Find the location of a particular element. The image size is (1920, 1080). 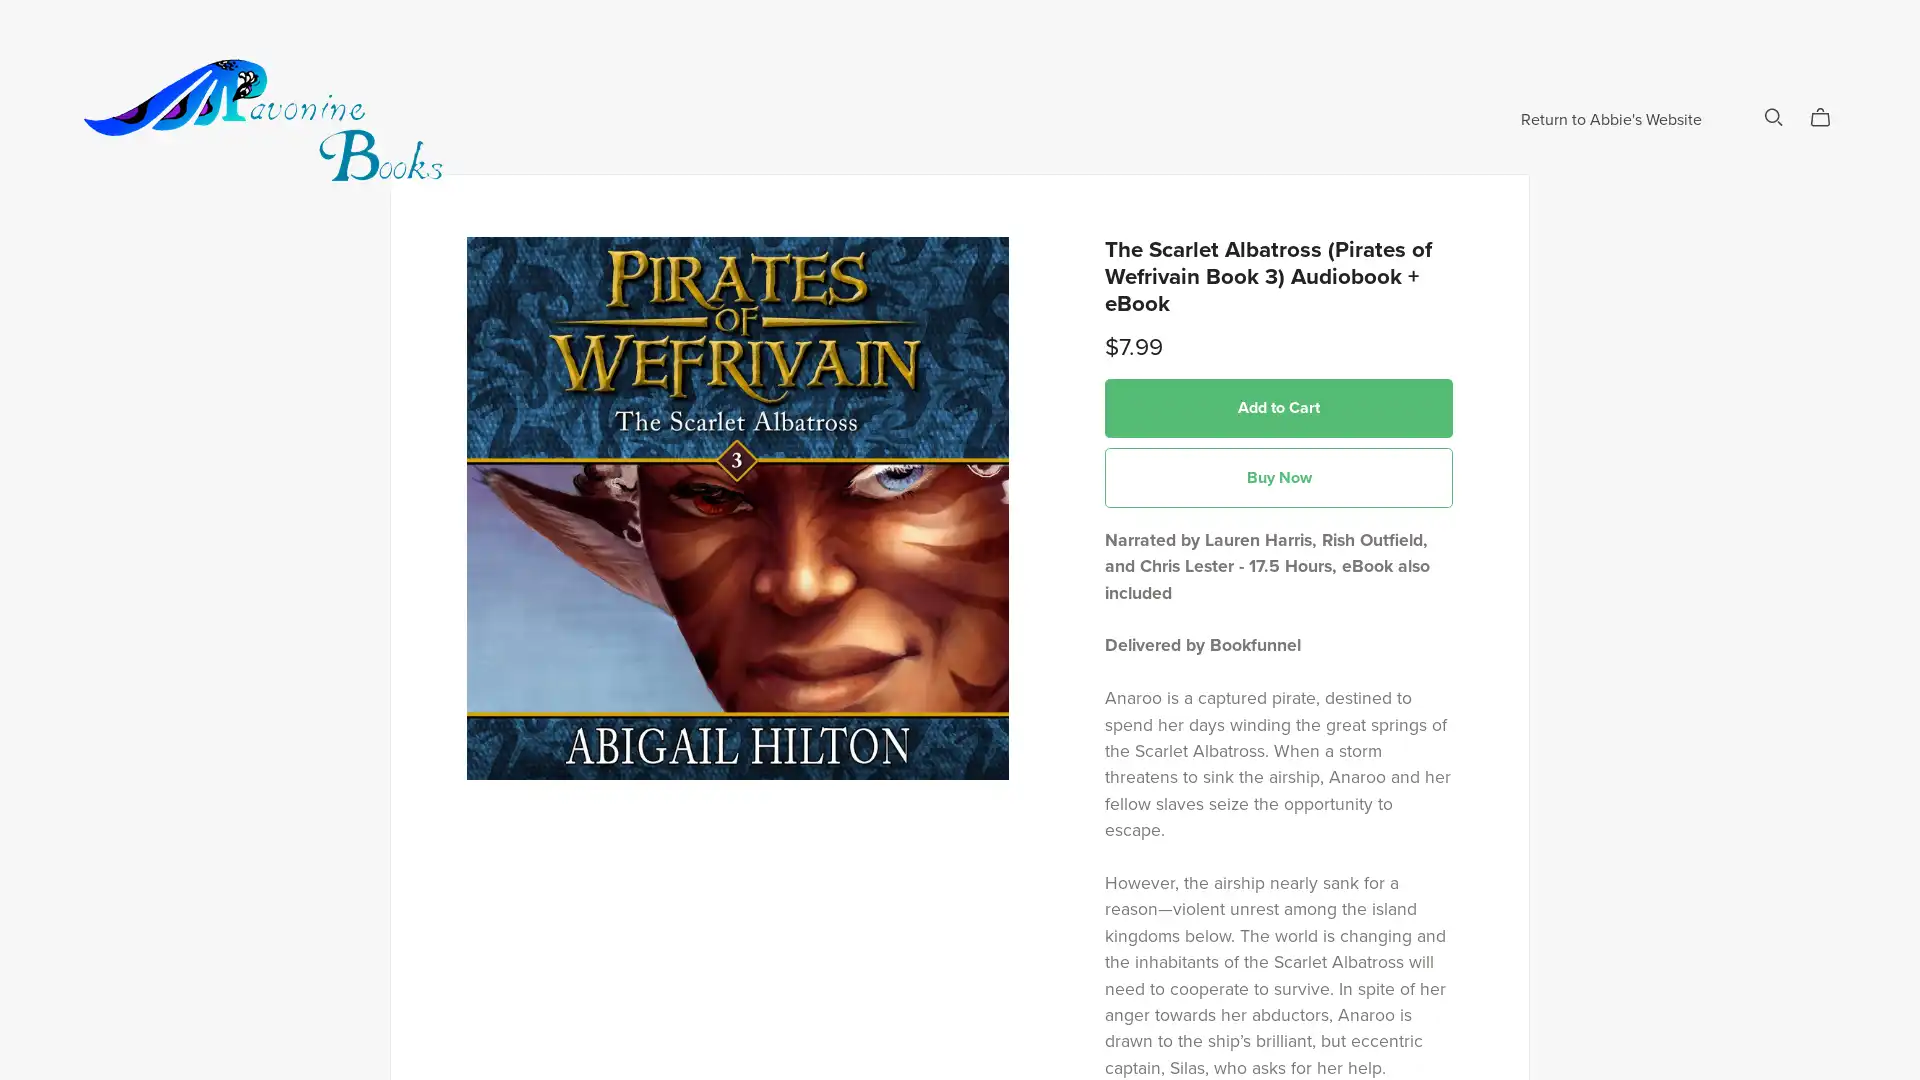

Add to Cart is located at coordinates (1277, 474).